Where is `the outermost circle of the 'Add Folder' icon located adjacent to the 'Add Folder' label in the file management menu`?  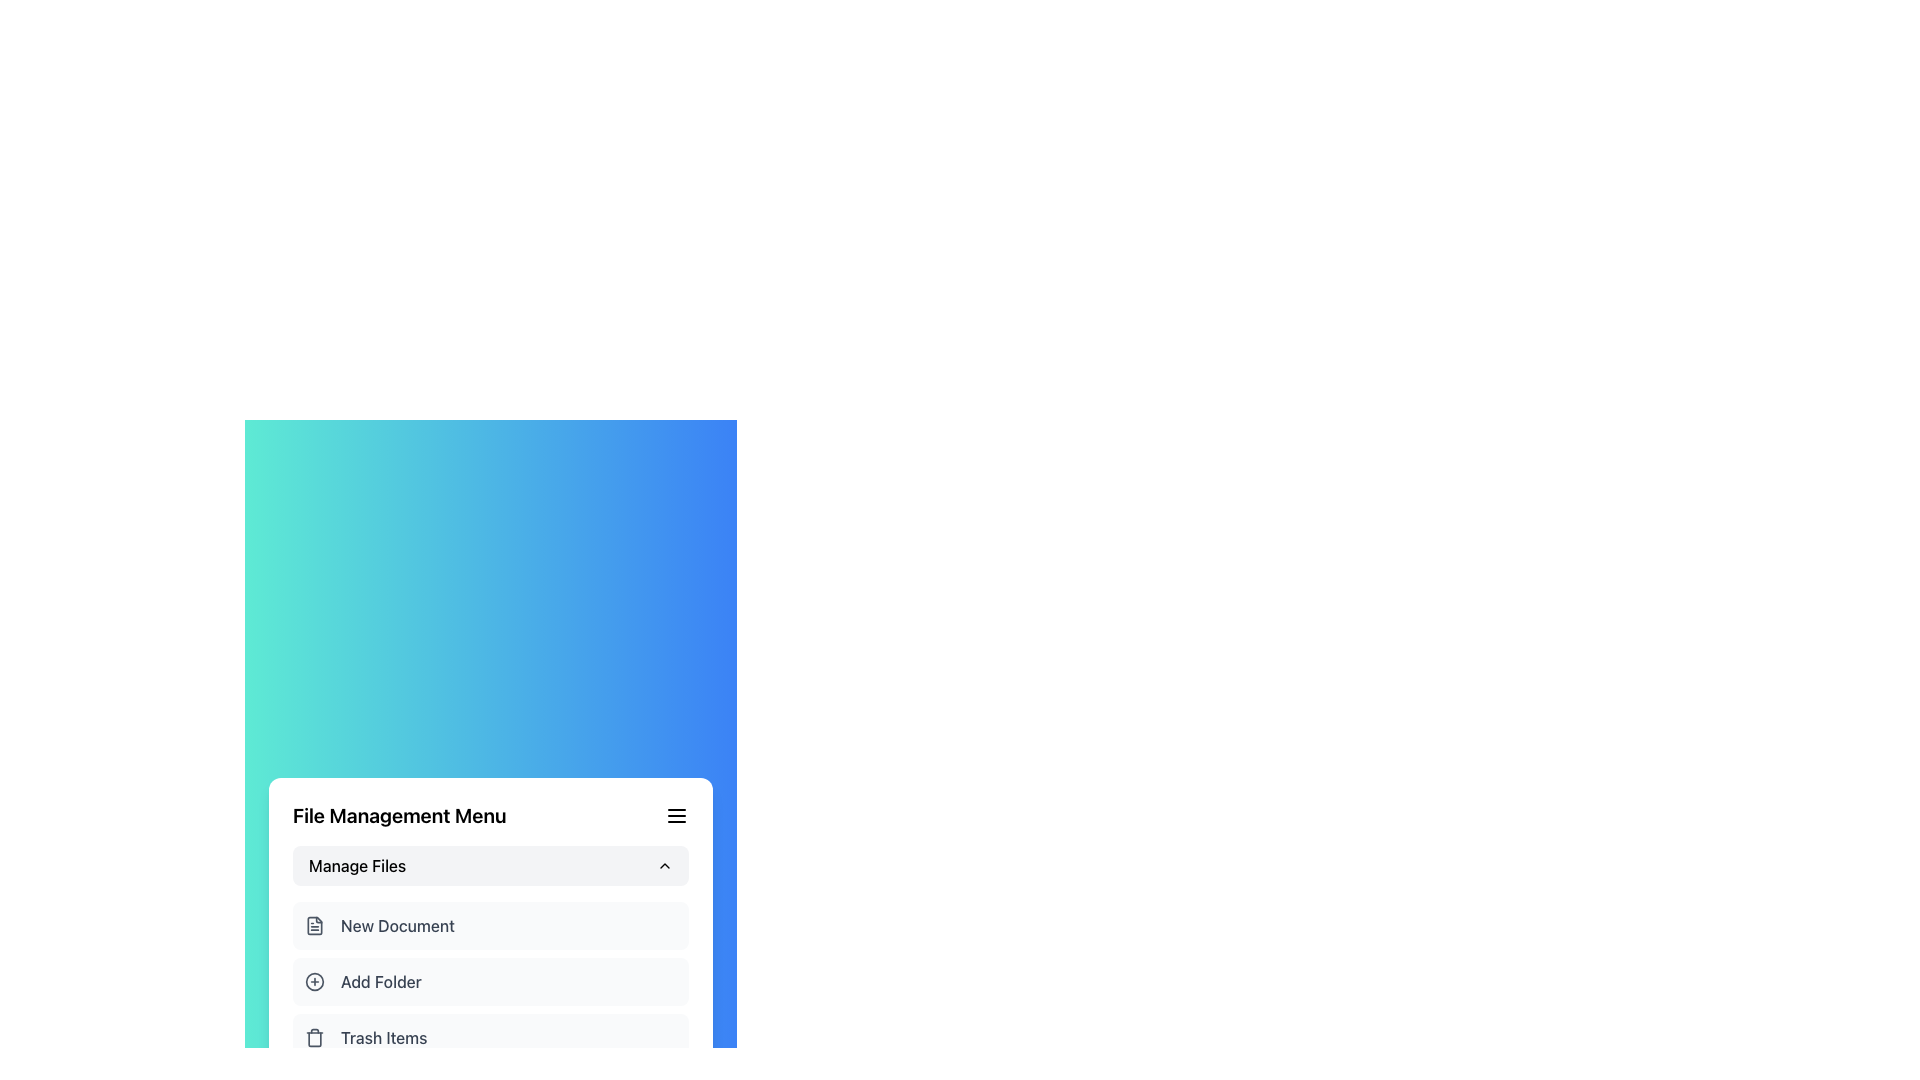 the outermost circle of the 'Add Folder' icon located adjacent to the 'Add Folder' label in the file management menu is located at coordinates (314, 981).